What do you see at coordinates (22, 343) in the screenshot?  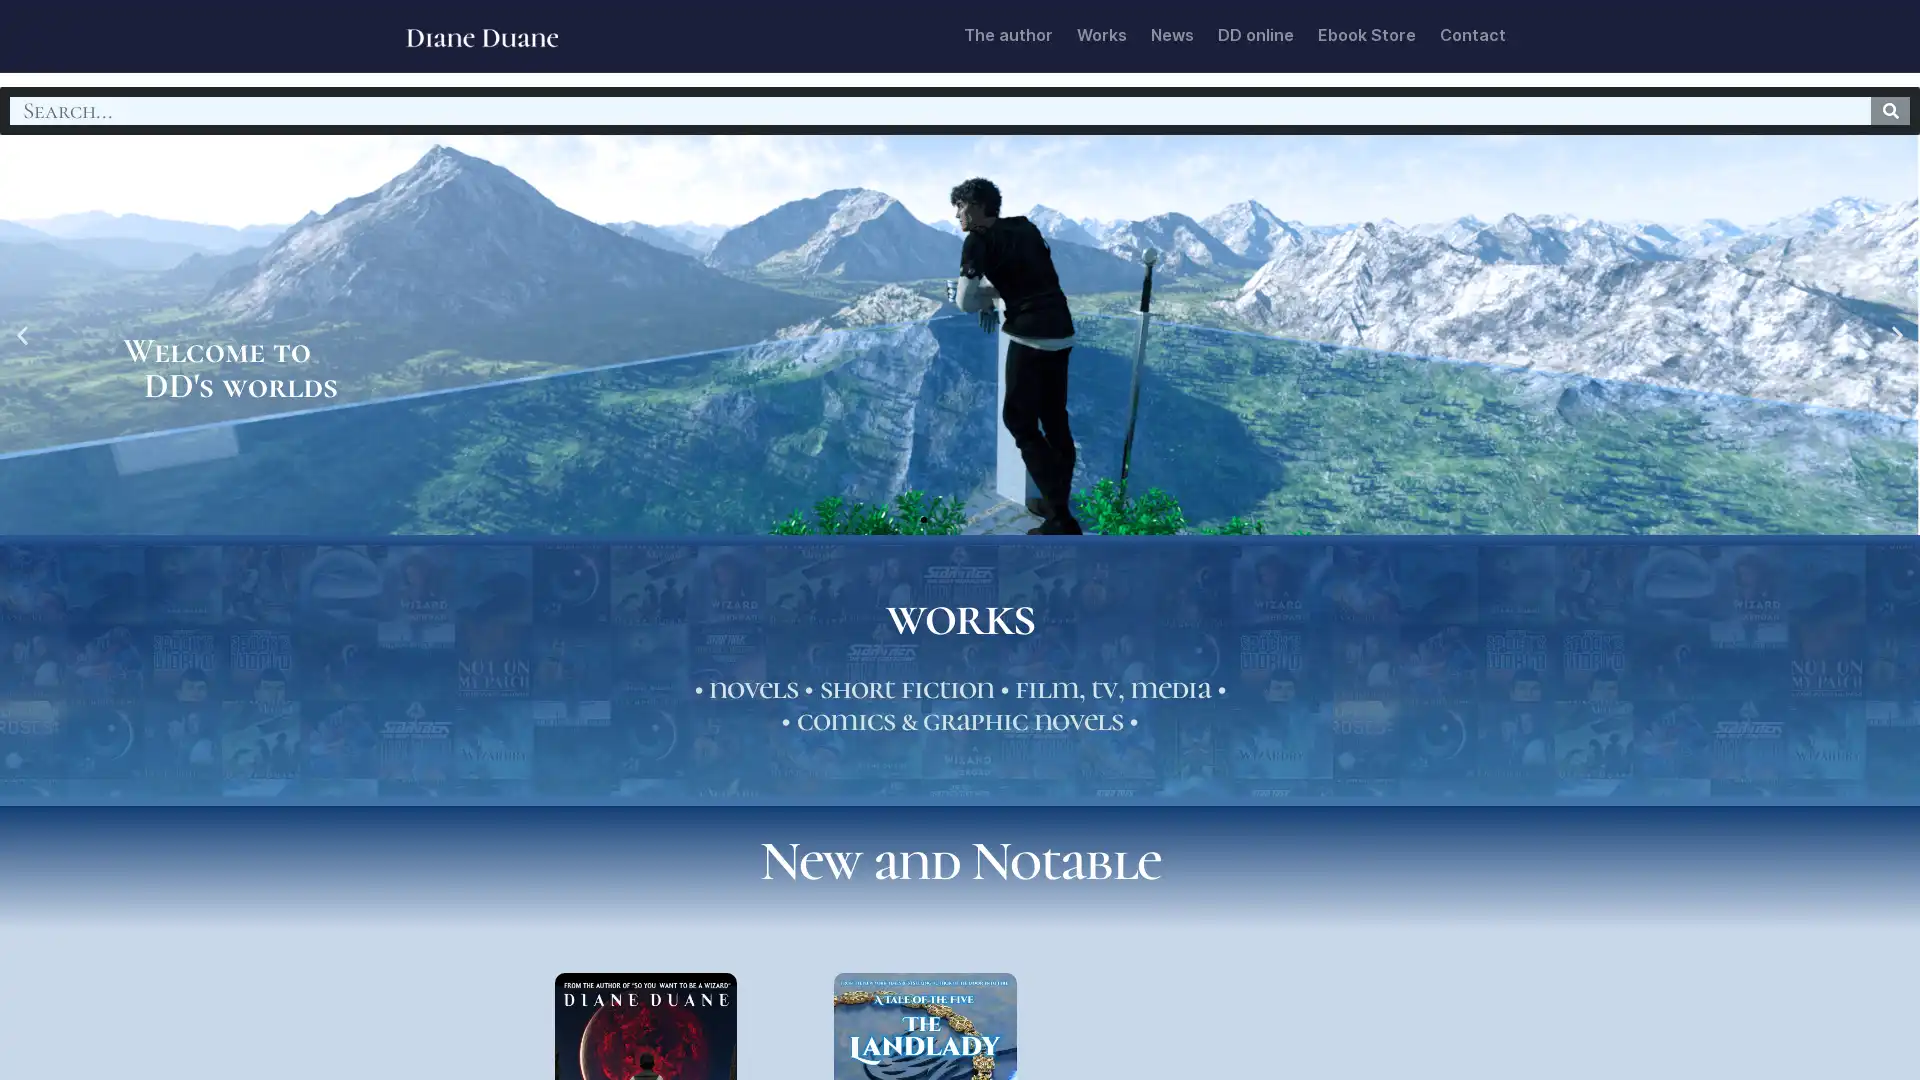 I see `Previous slide` at bounding box center [22, 343].